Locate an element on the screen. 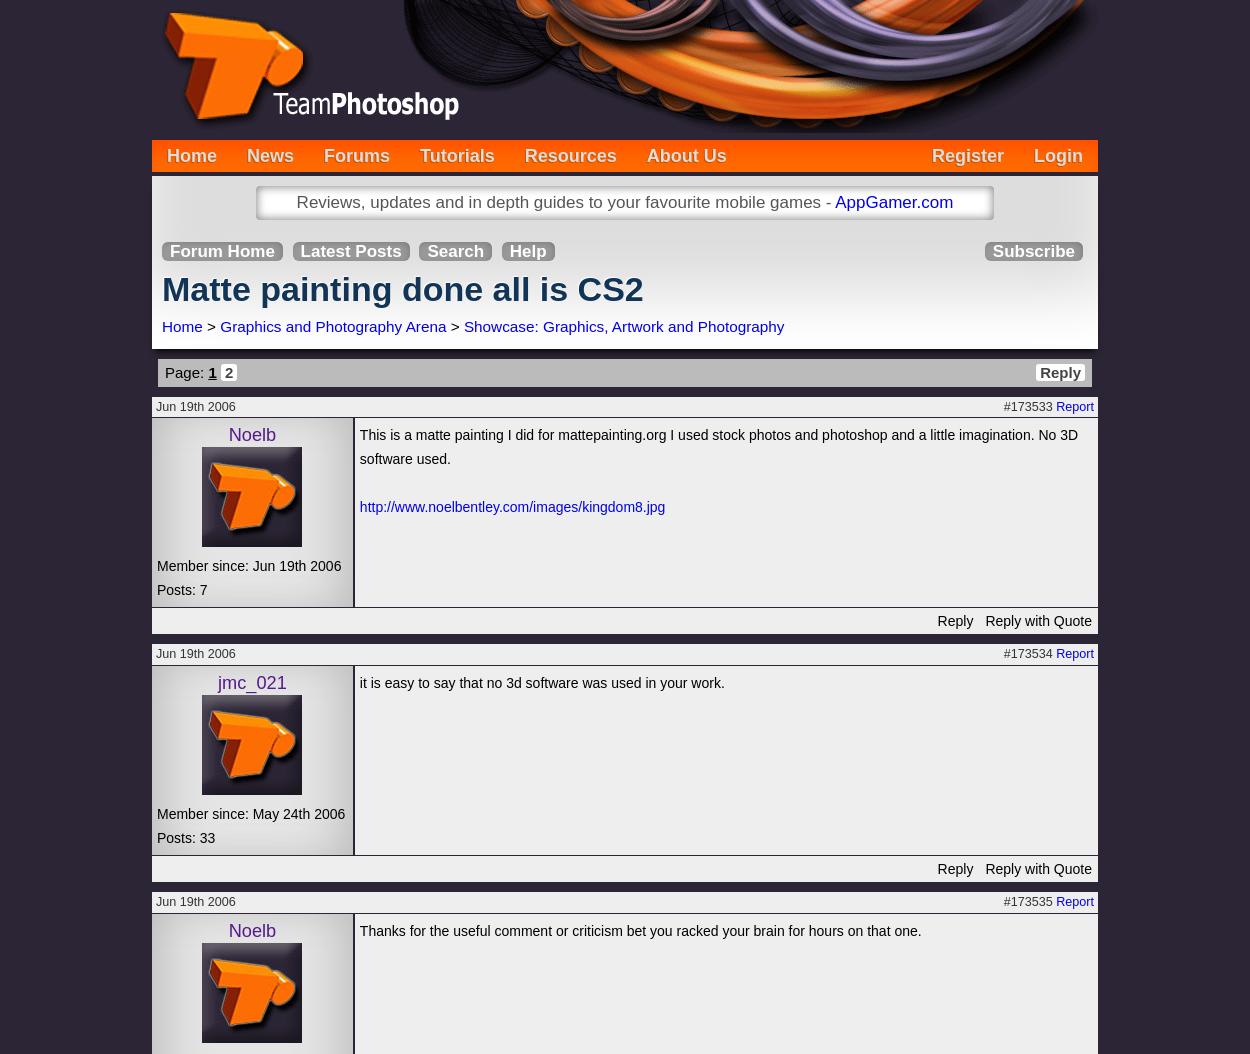 This screenshot has height=1054, width=1250. '2' is located at coordinates (227, 370).